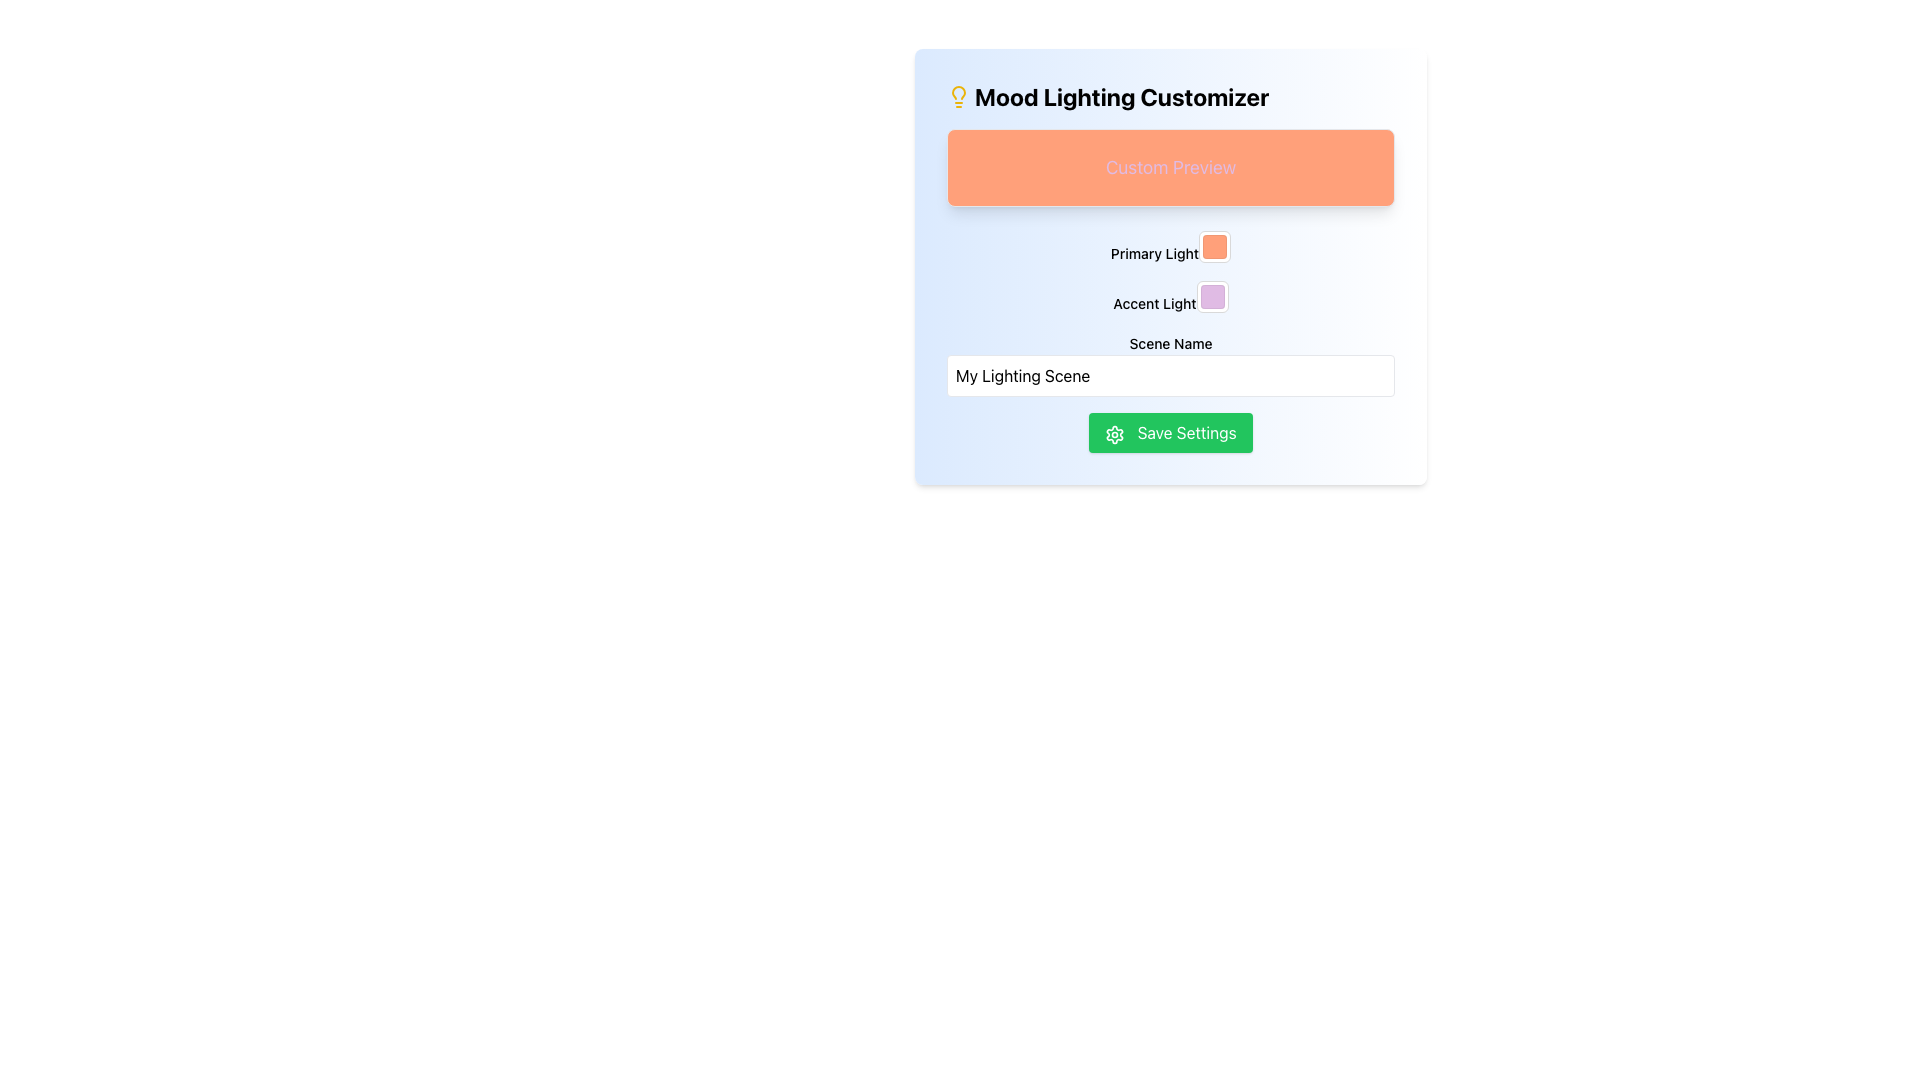 This screenshot has height=1080, width=1920. I want to click on the Color Picker Block located in the 'Accent Light' section on the right side of the interface, so click(1211, 297).